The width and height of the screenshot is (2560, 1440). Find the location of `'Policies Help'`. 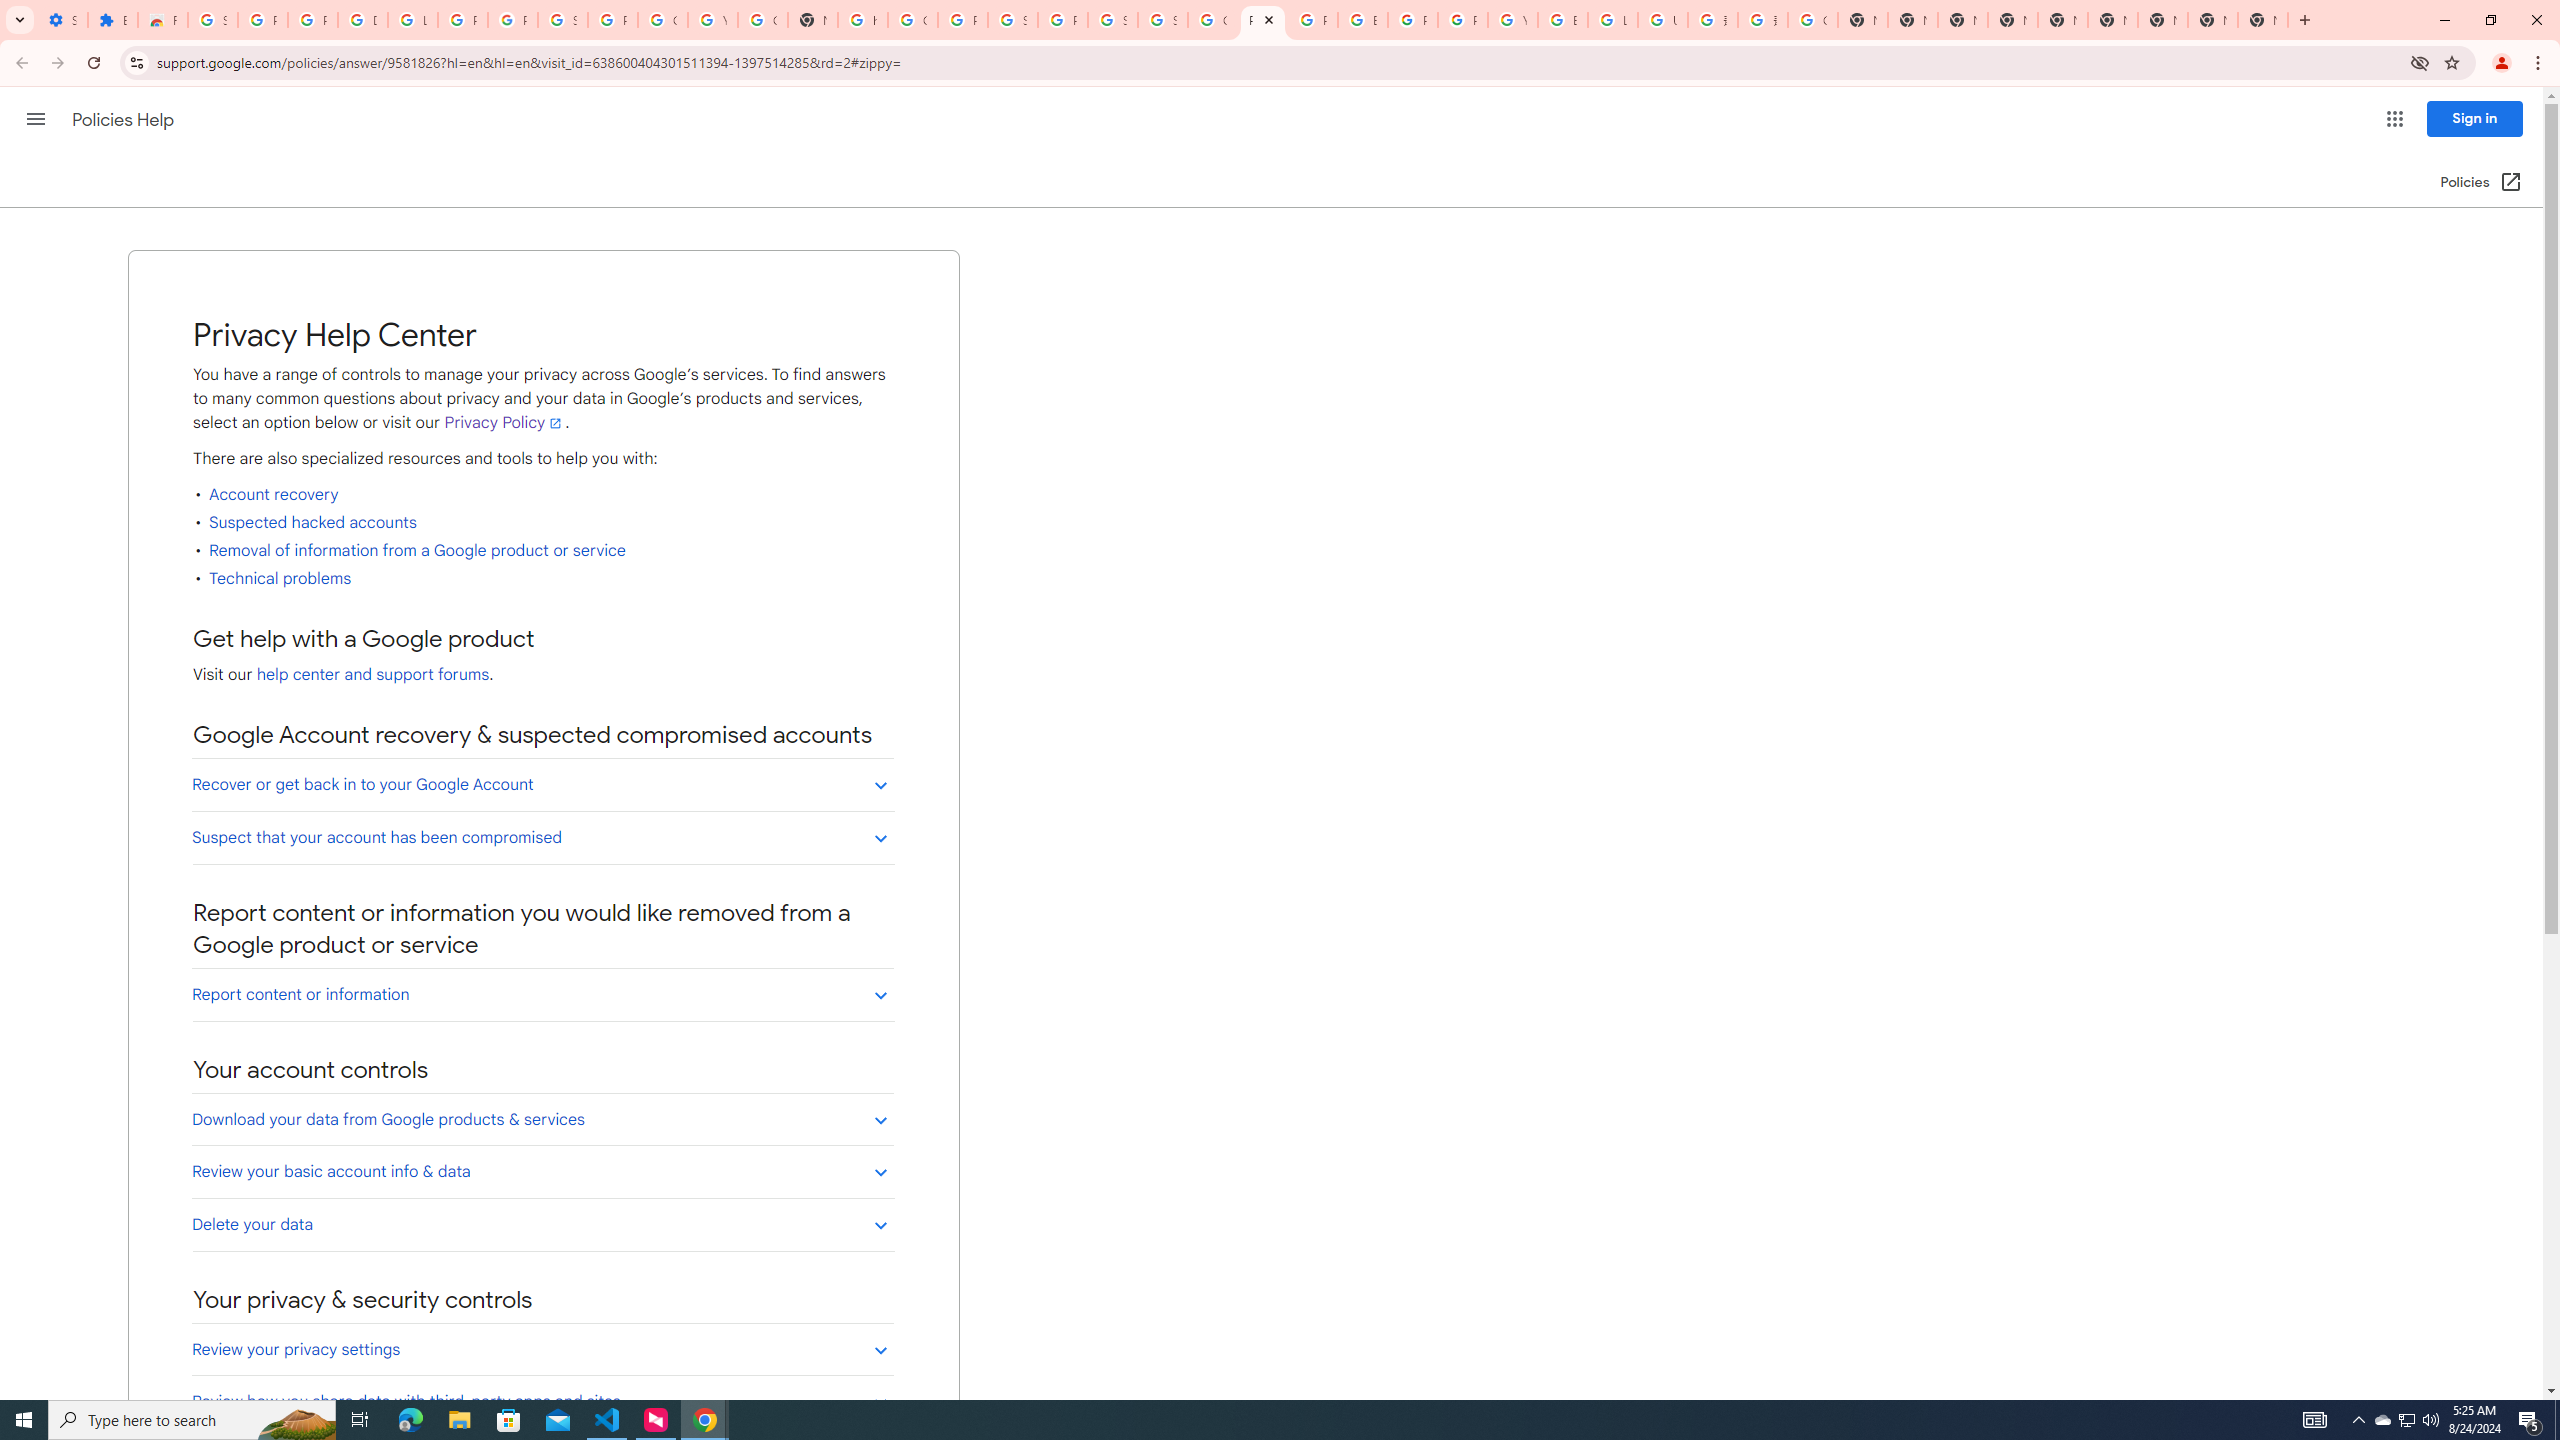

'Policies Help' is located at coordinates (125, 119).